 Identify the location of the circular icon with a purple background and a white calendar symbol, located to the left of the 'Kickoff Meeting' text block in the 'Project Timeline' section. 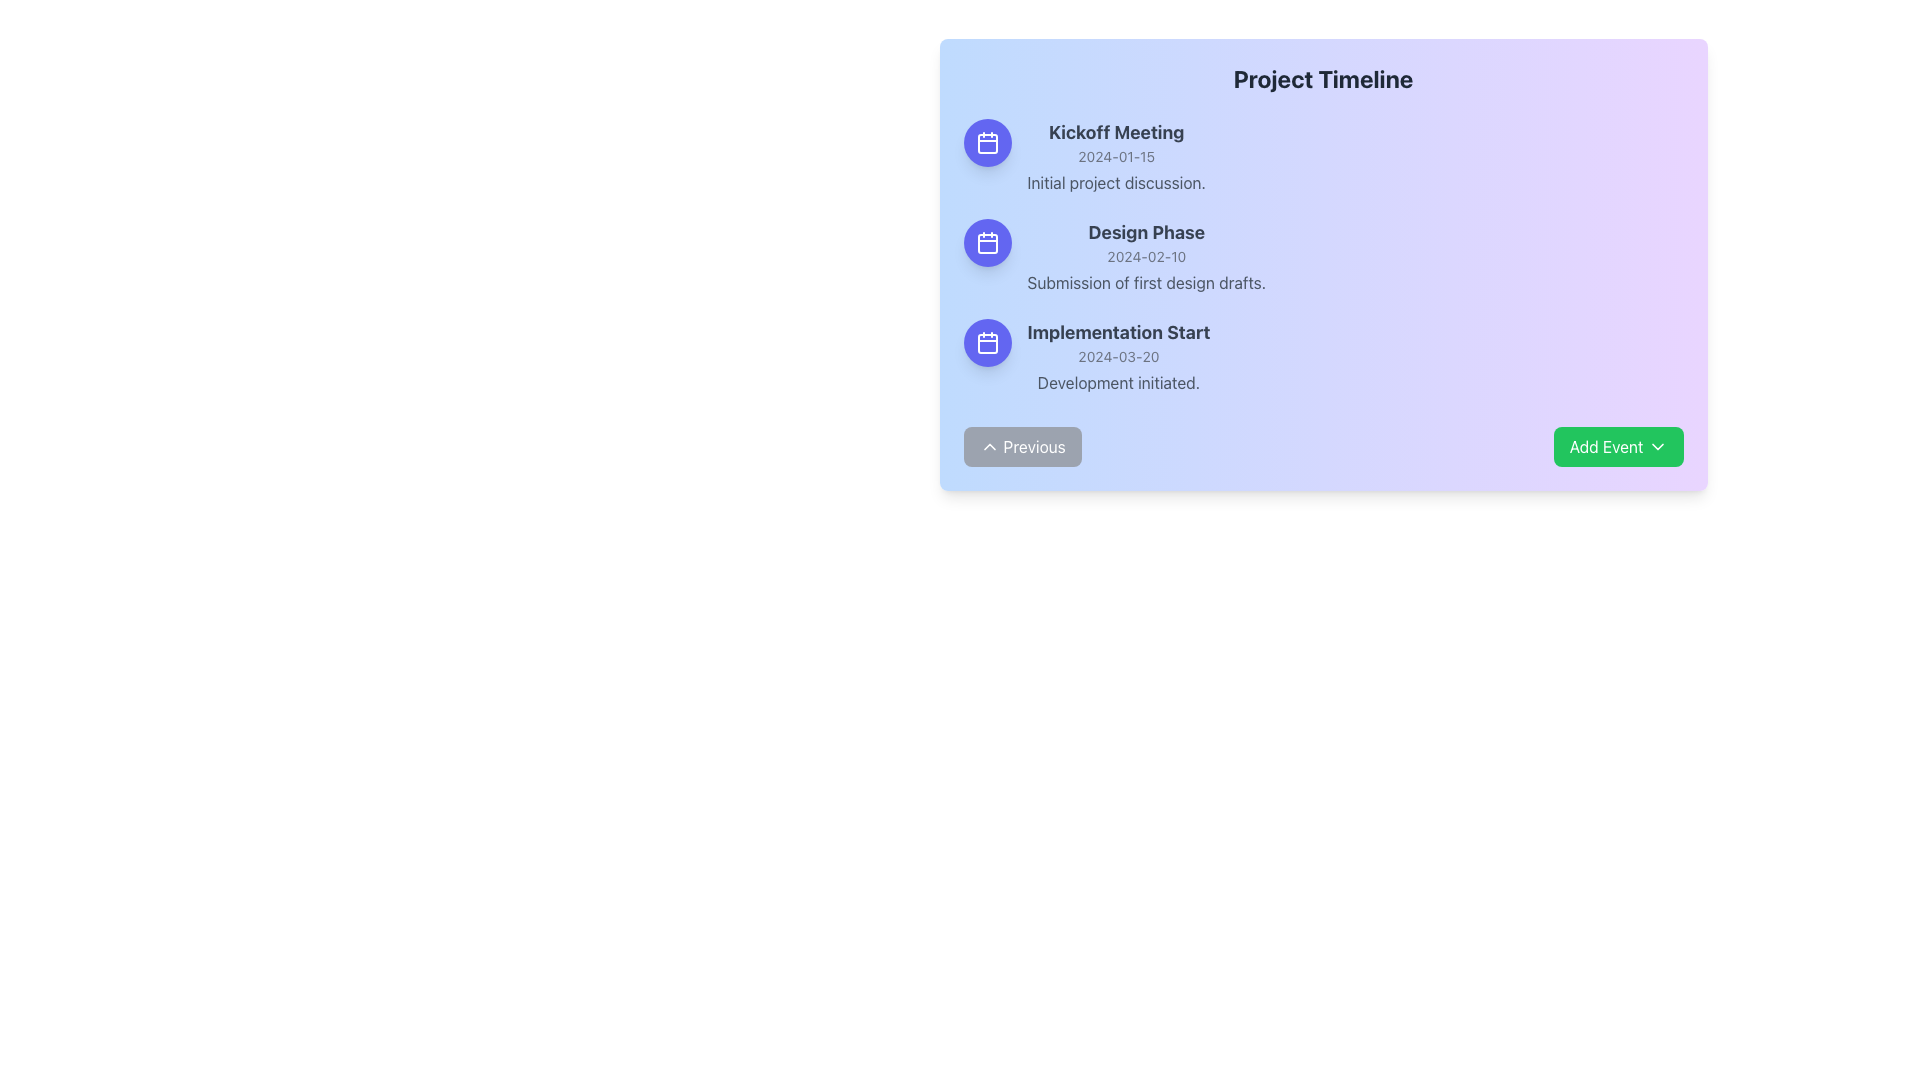
(987, 141).